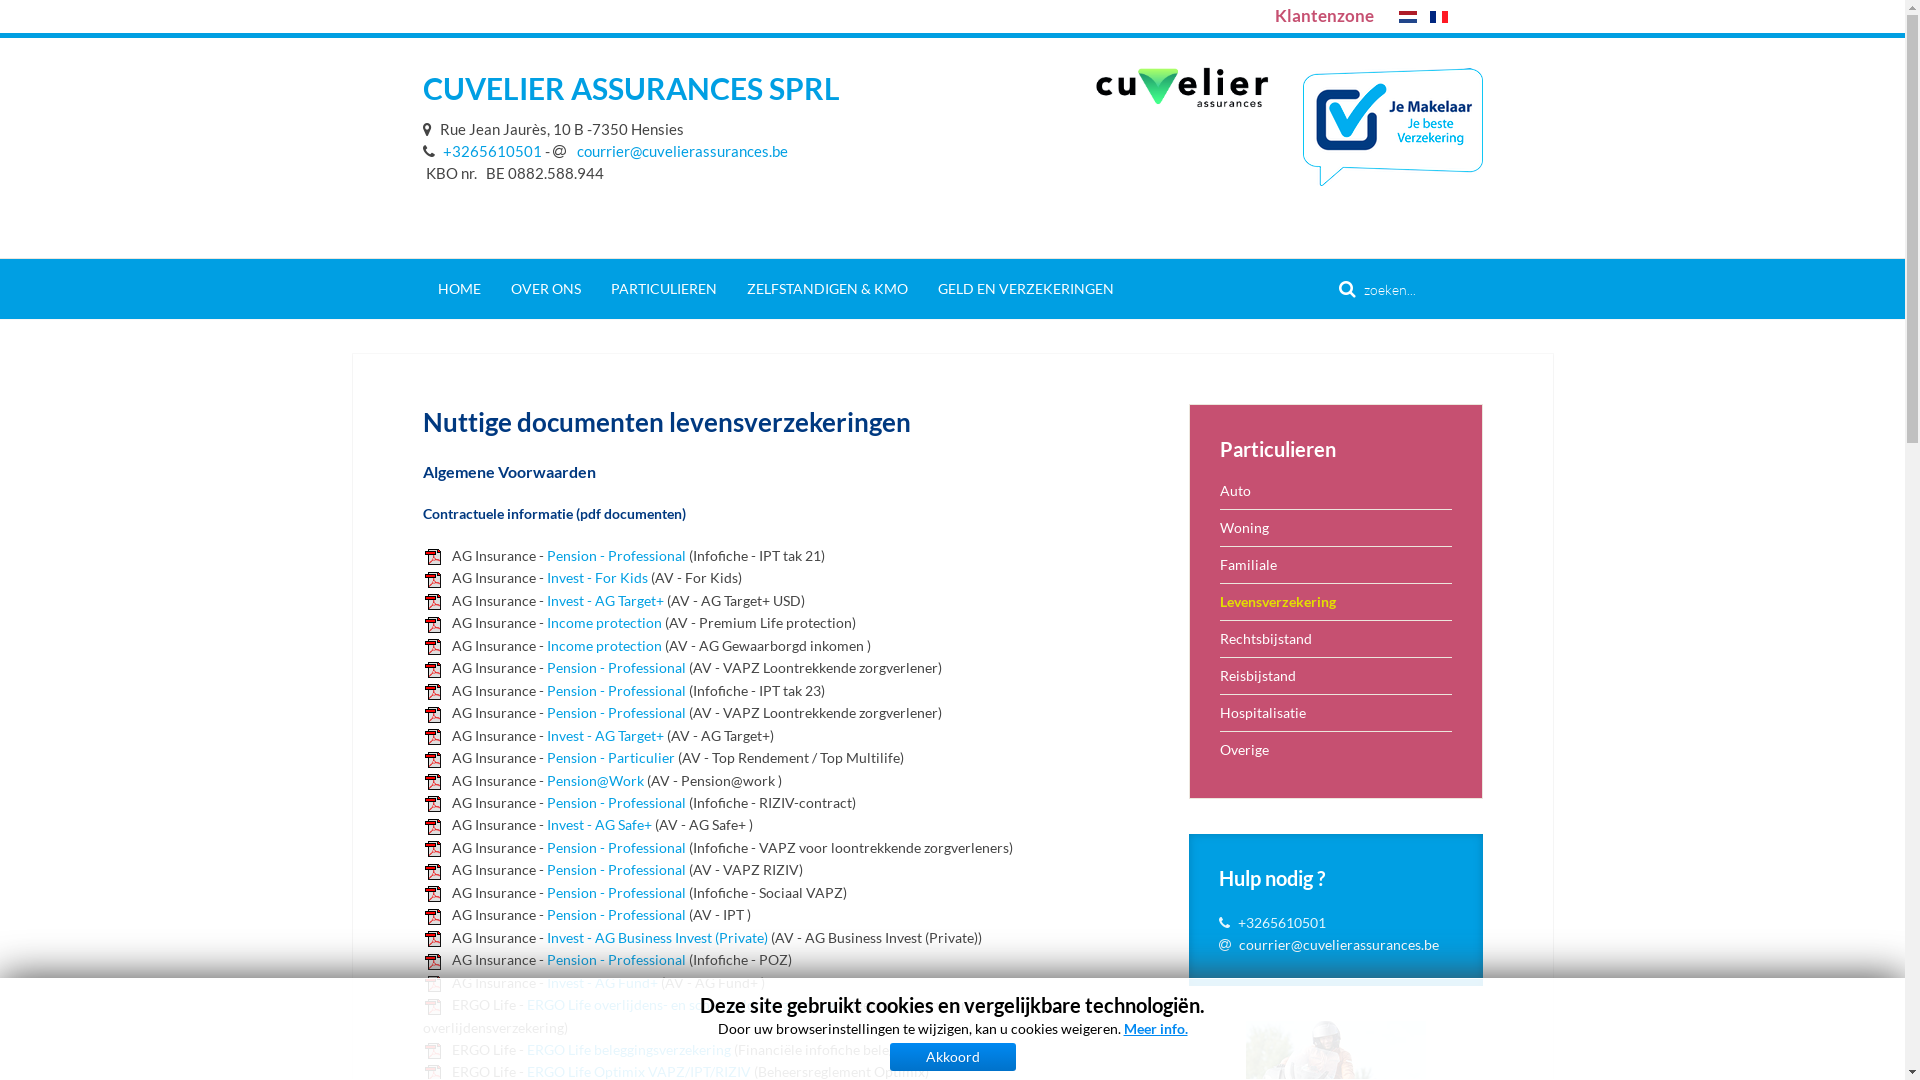 The width and height of the screenshot is (1920, 1080). Describe the element at coordinates (669, 149) in the screenshot. I see `'   courrier@cuvelierassurances.be'` at that location.